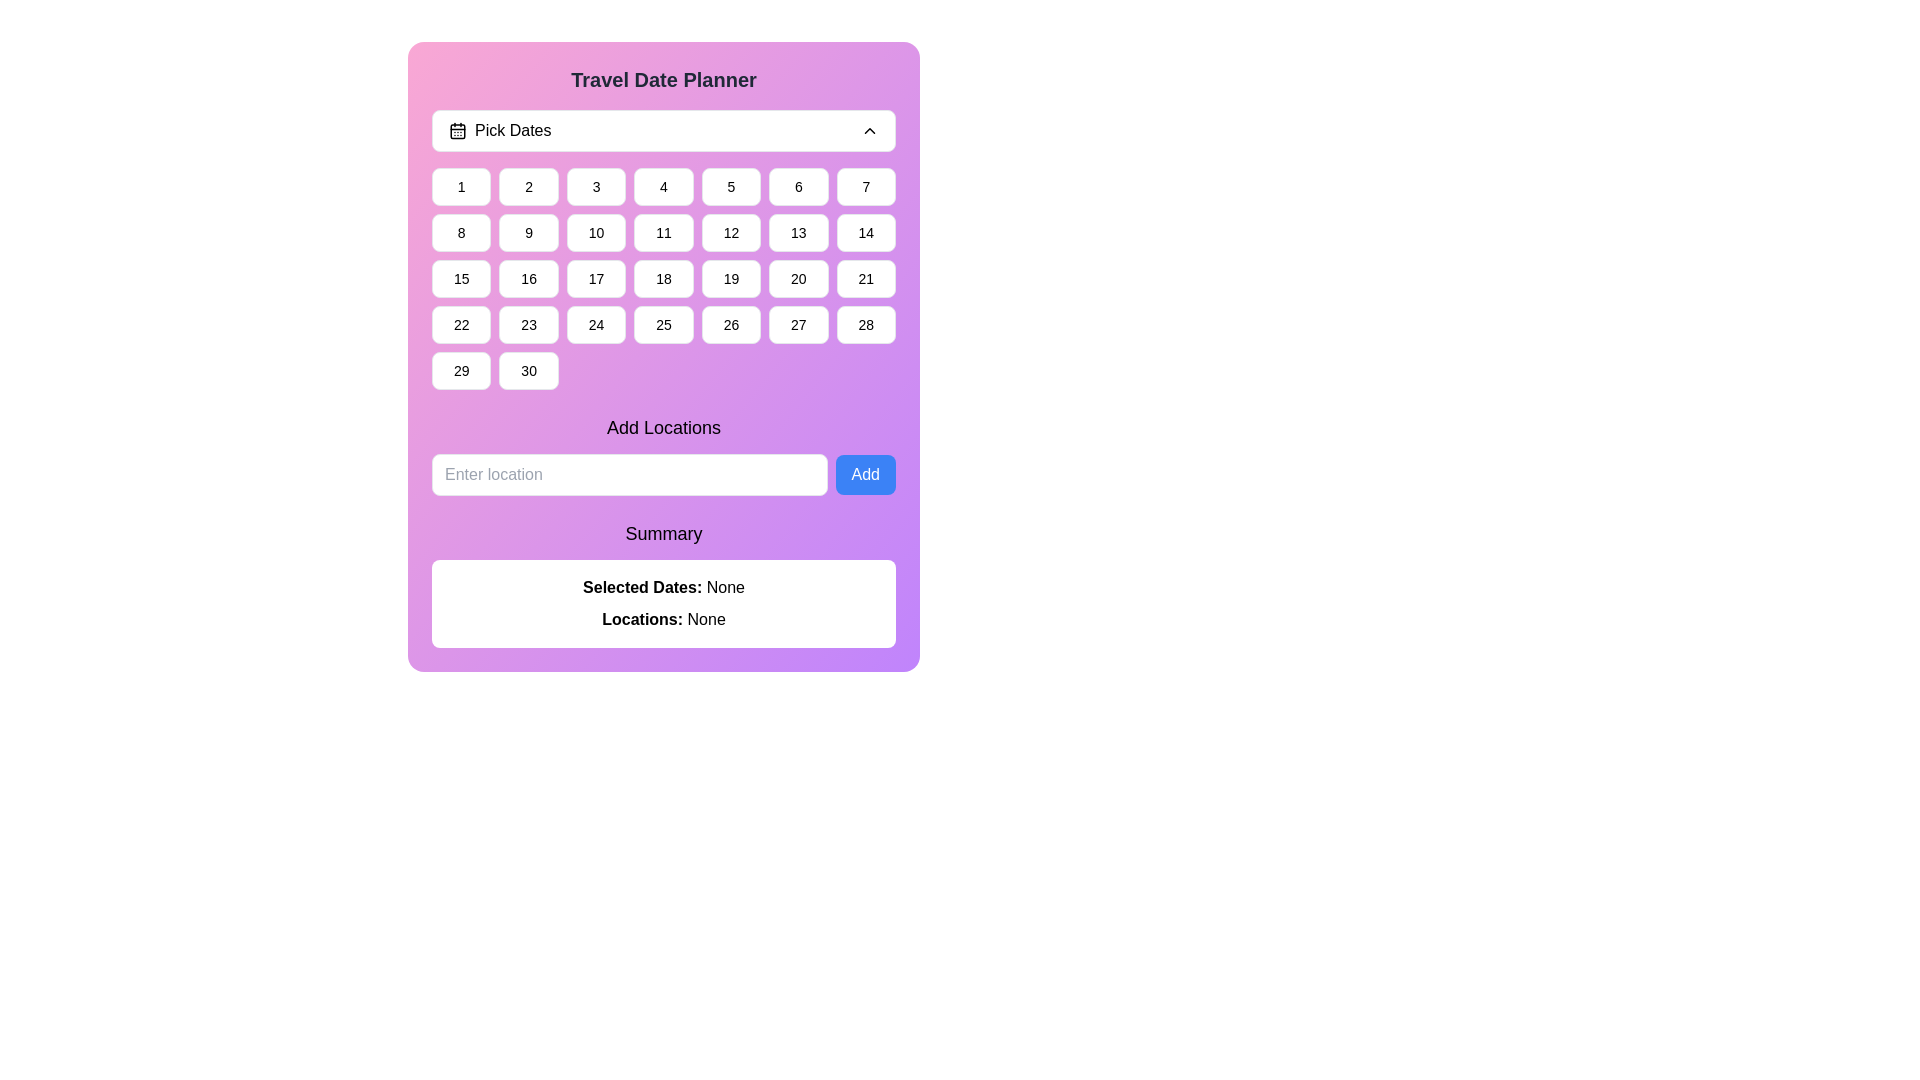 The image size is (1920, 1080). What do you see at coordinates (730, 323) in the screenshot?
I see `the button representing the selectable date 26 in the date picker interface, located as the sixth button in the fourth row of the grid` at bounding box center [730, 323].